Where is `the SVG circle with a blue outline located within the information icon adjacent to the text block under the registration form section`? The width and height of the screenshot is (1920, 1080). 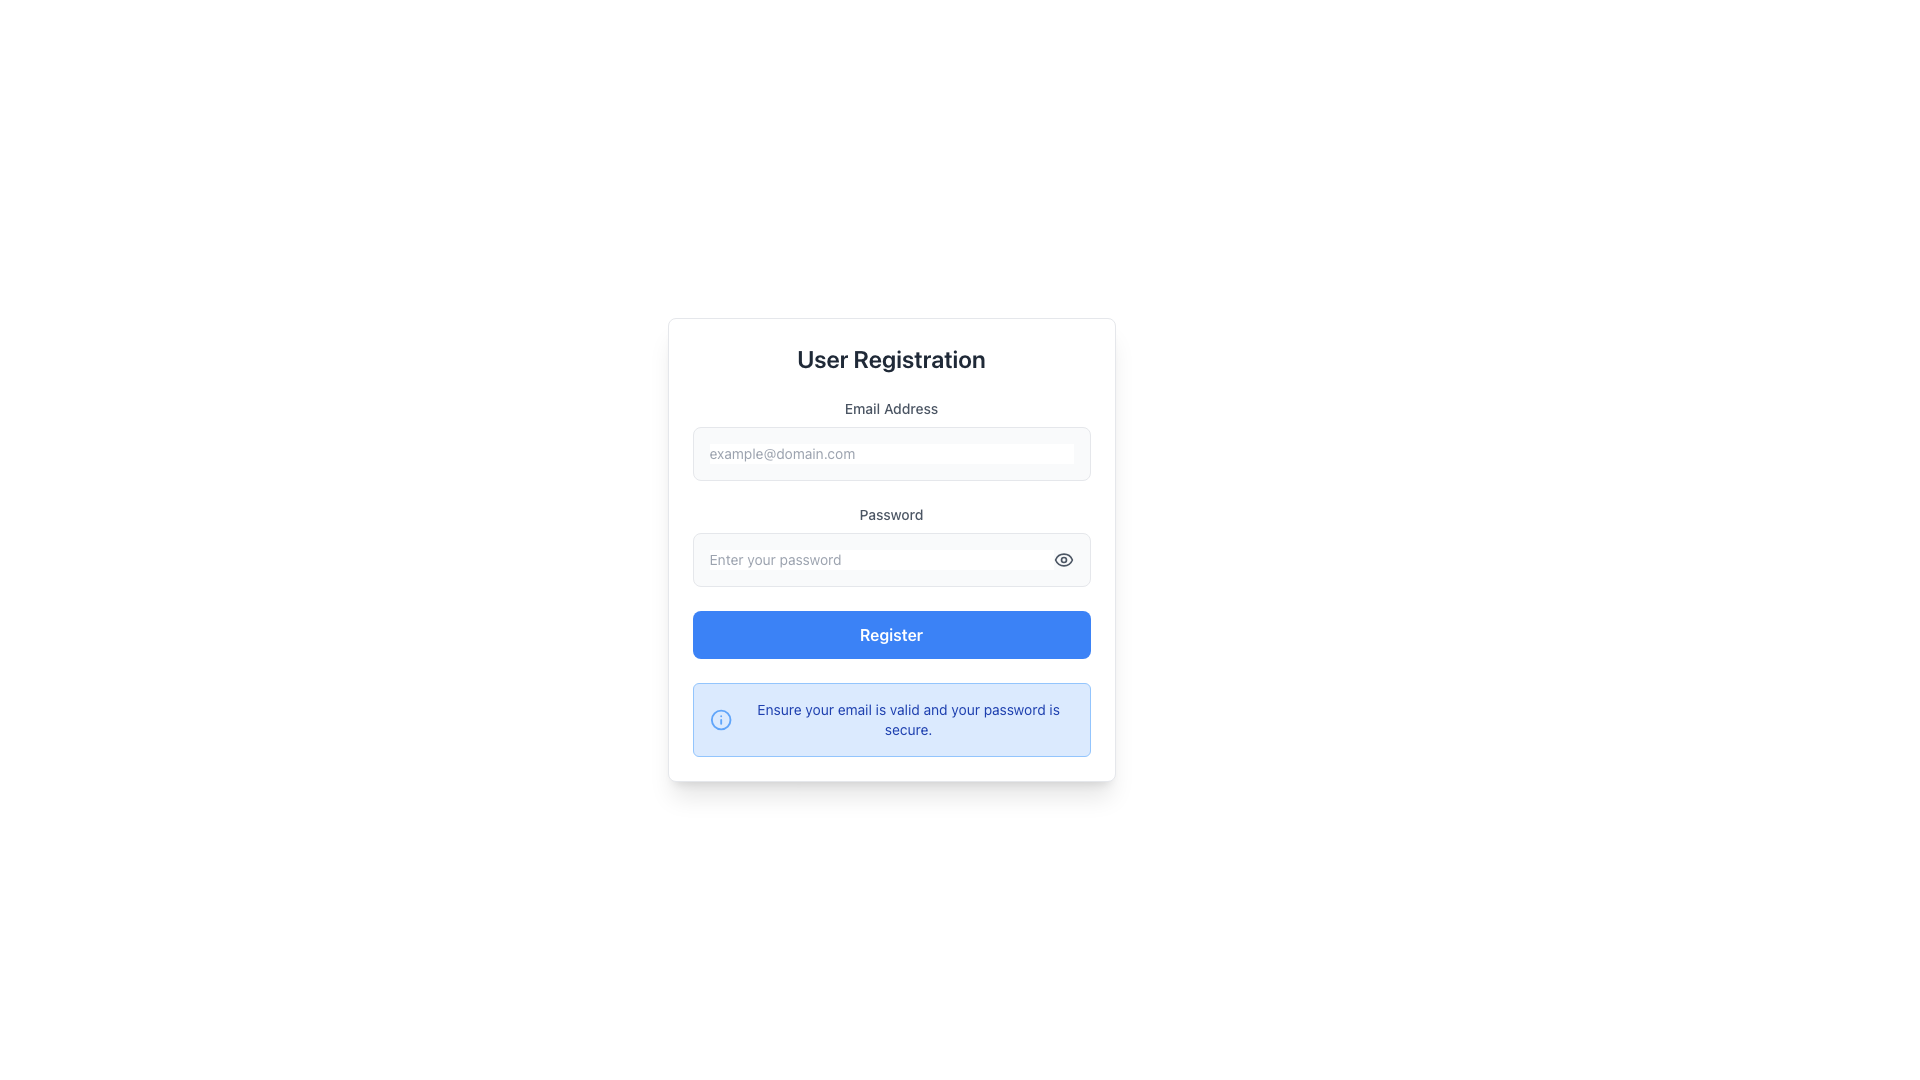
the SVG circle with a blue outline located within the information icon adjacent to the text block under the registration form section is located at coordinates (720, 720).